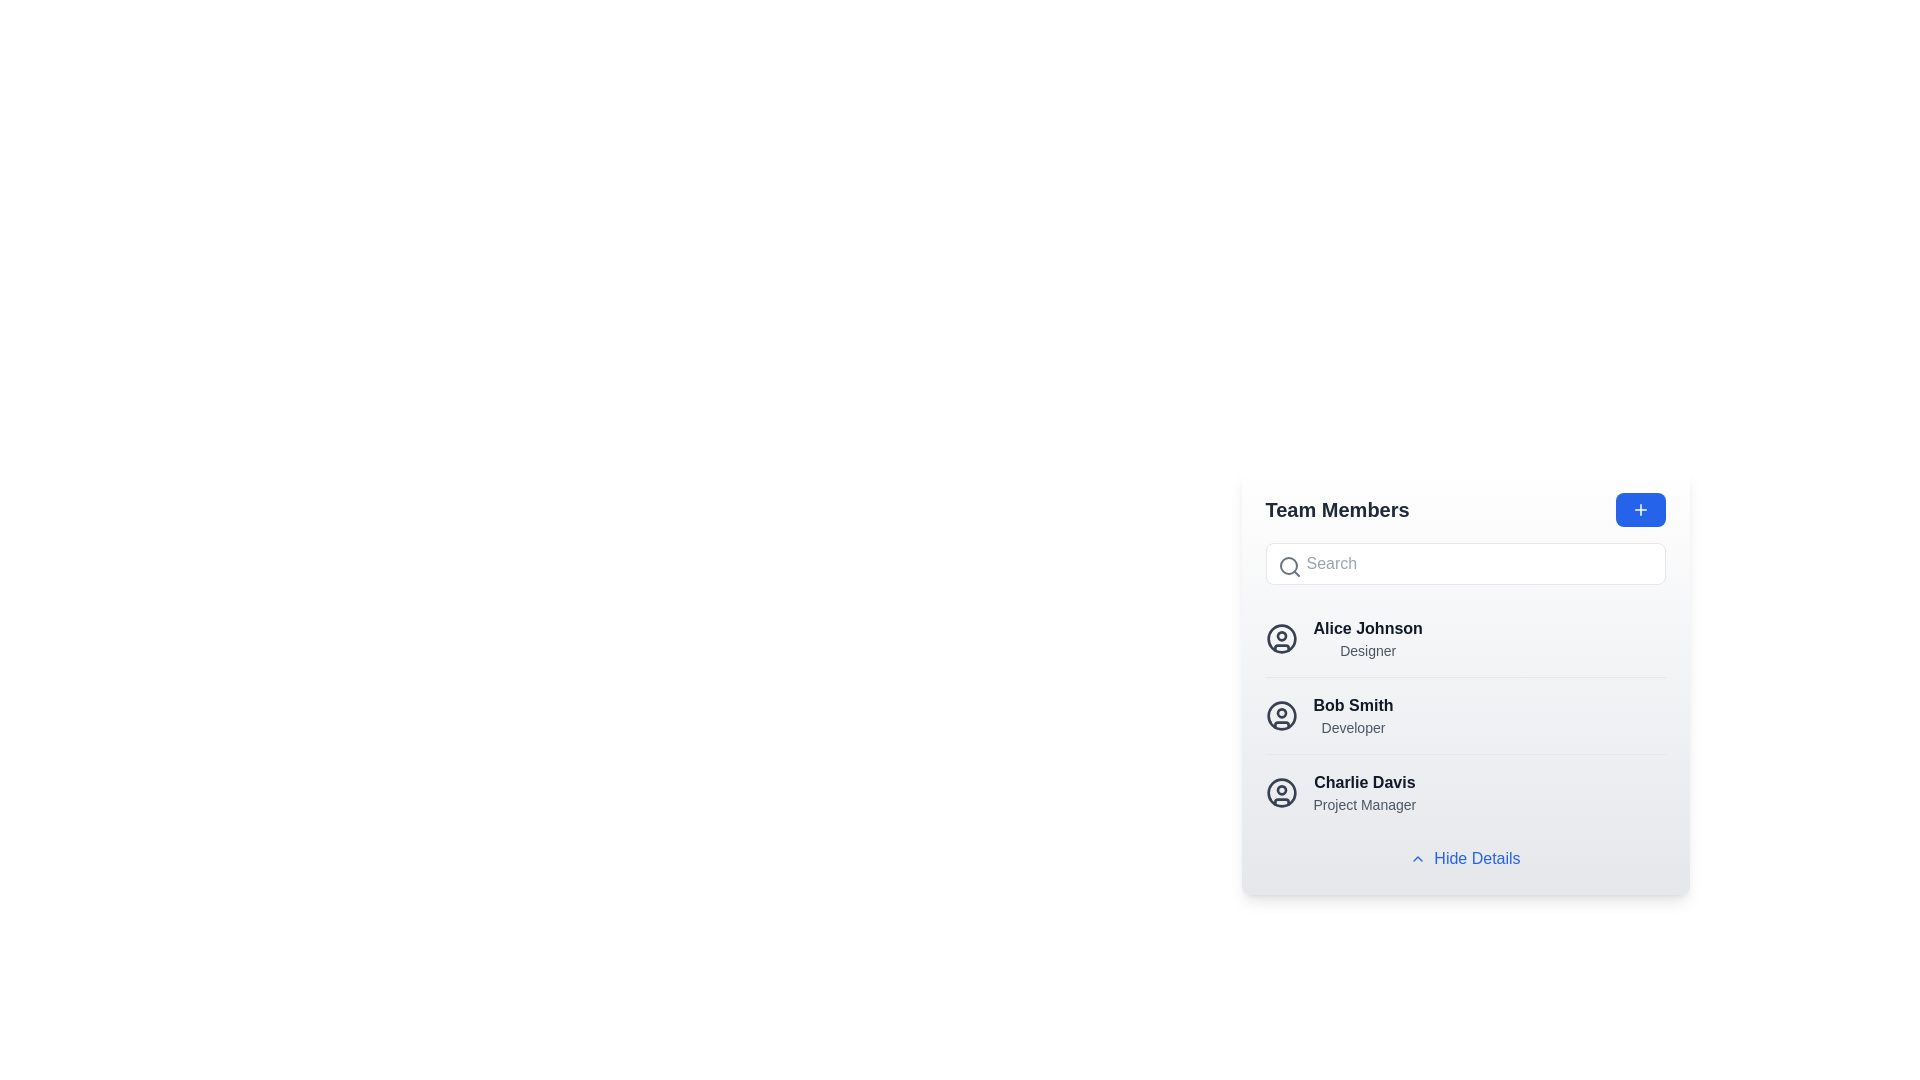 The height and width of the screenshot is (1080, 1920). I want to click on the add icon button located at the top-right corner of the 'Team Members' panel to trigger a tooltip or visual effect, so click(1640, 508).